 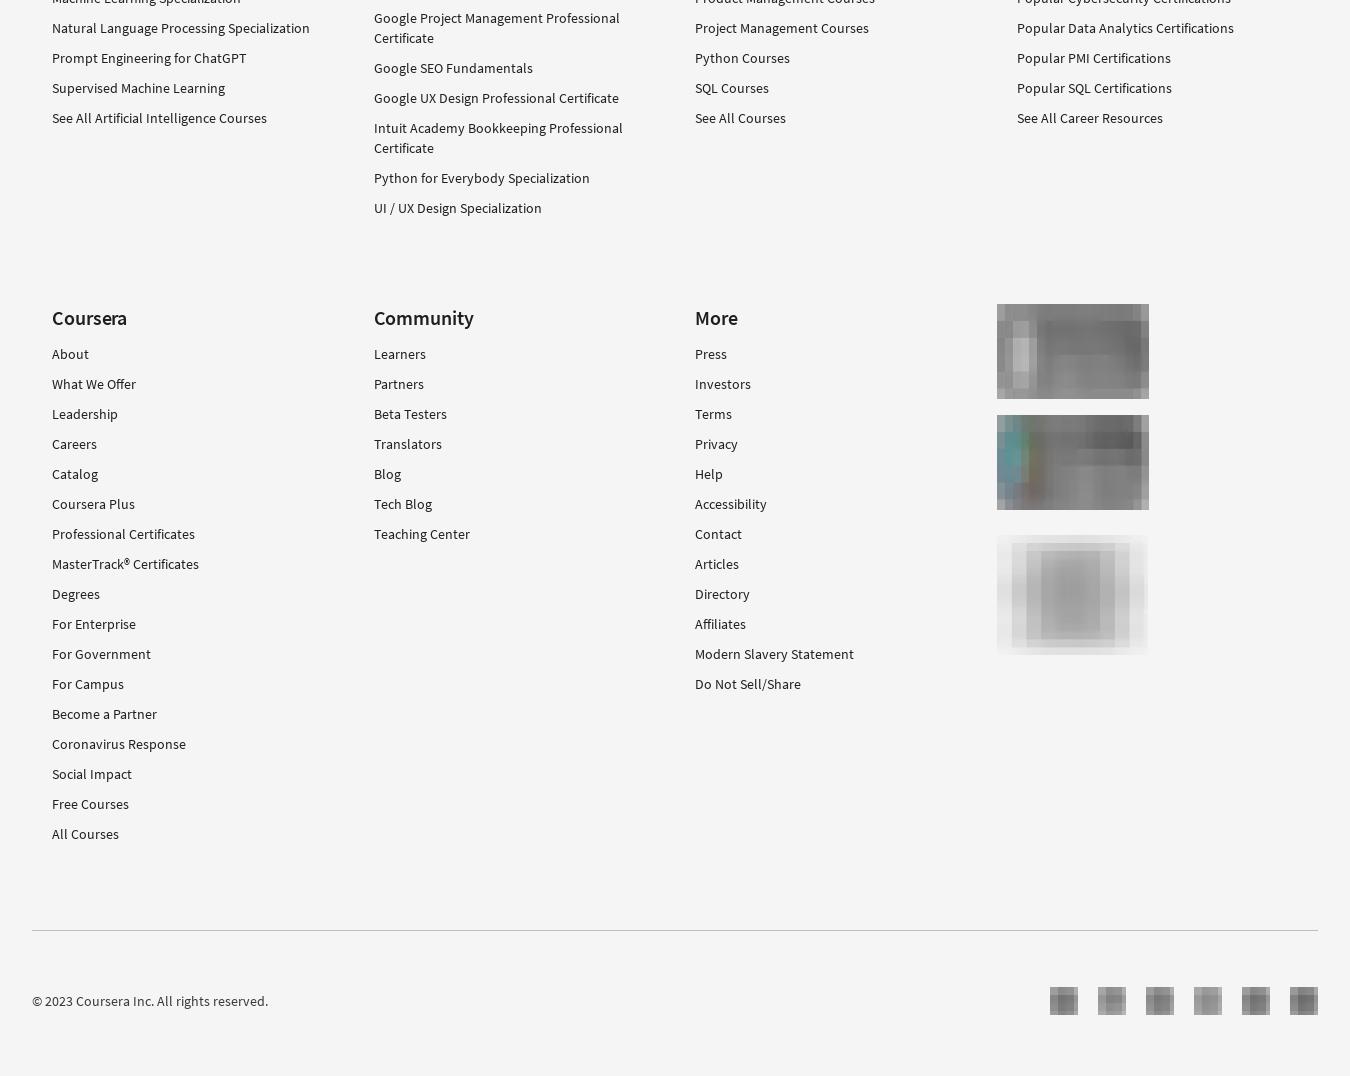 What do you see at coordinates (719, 623) in the screenshot?
I see `'Affiliates'` at bounding box center [719, 623].